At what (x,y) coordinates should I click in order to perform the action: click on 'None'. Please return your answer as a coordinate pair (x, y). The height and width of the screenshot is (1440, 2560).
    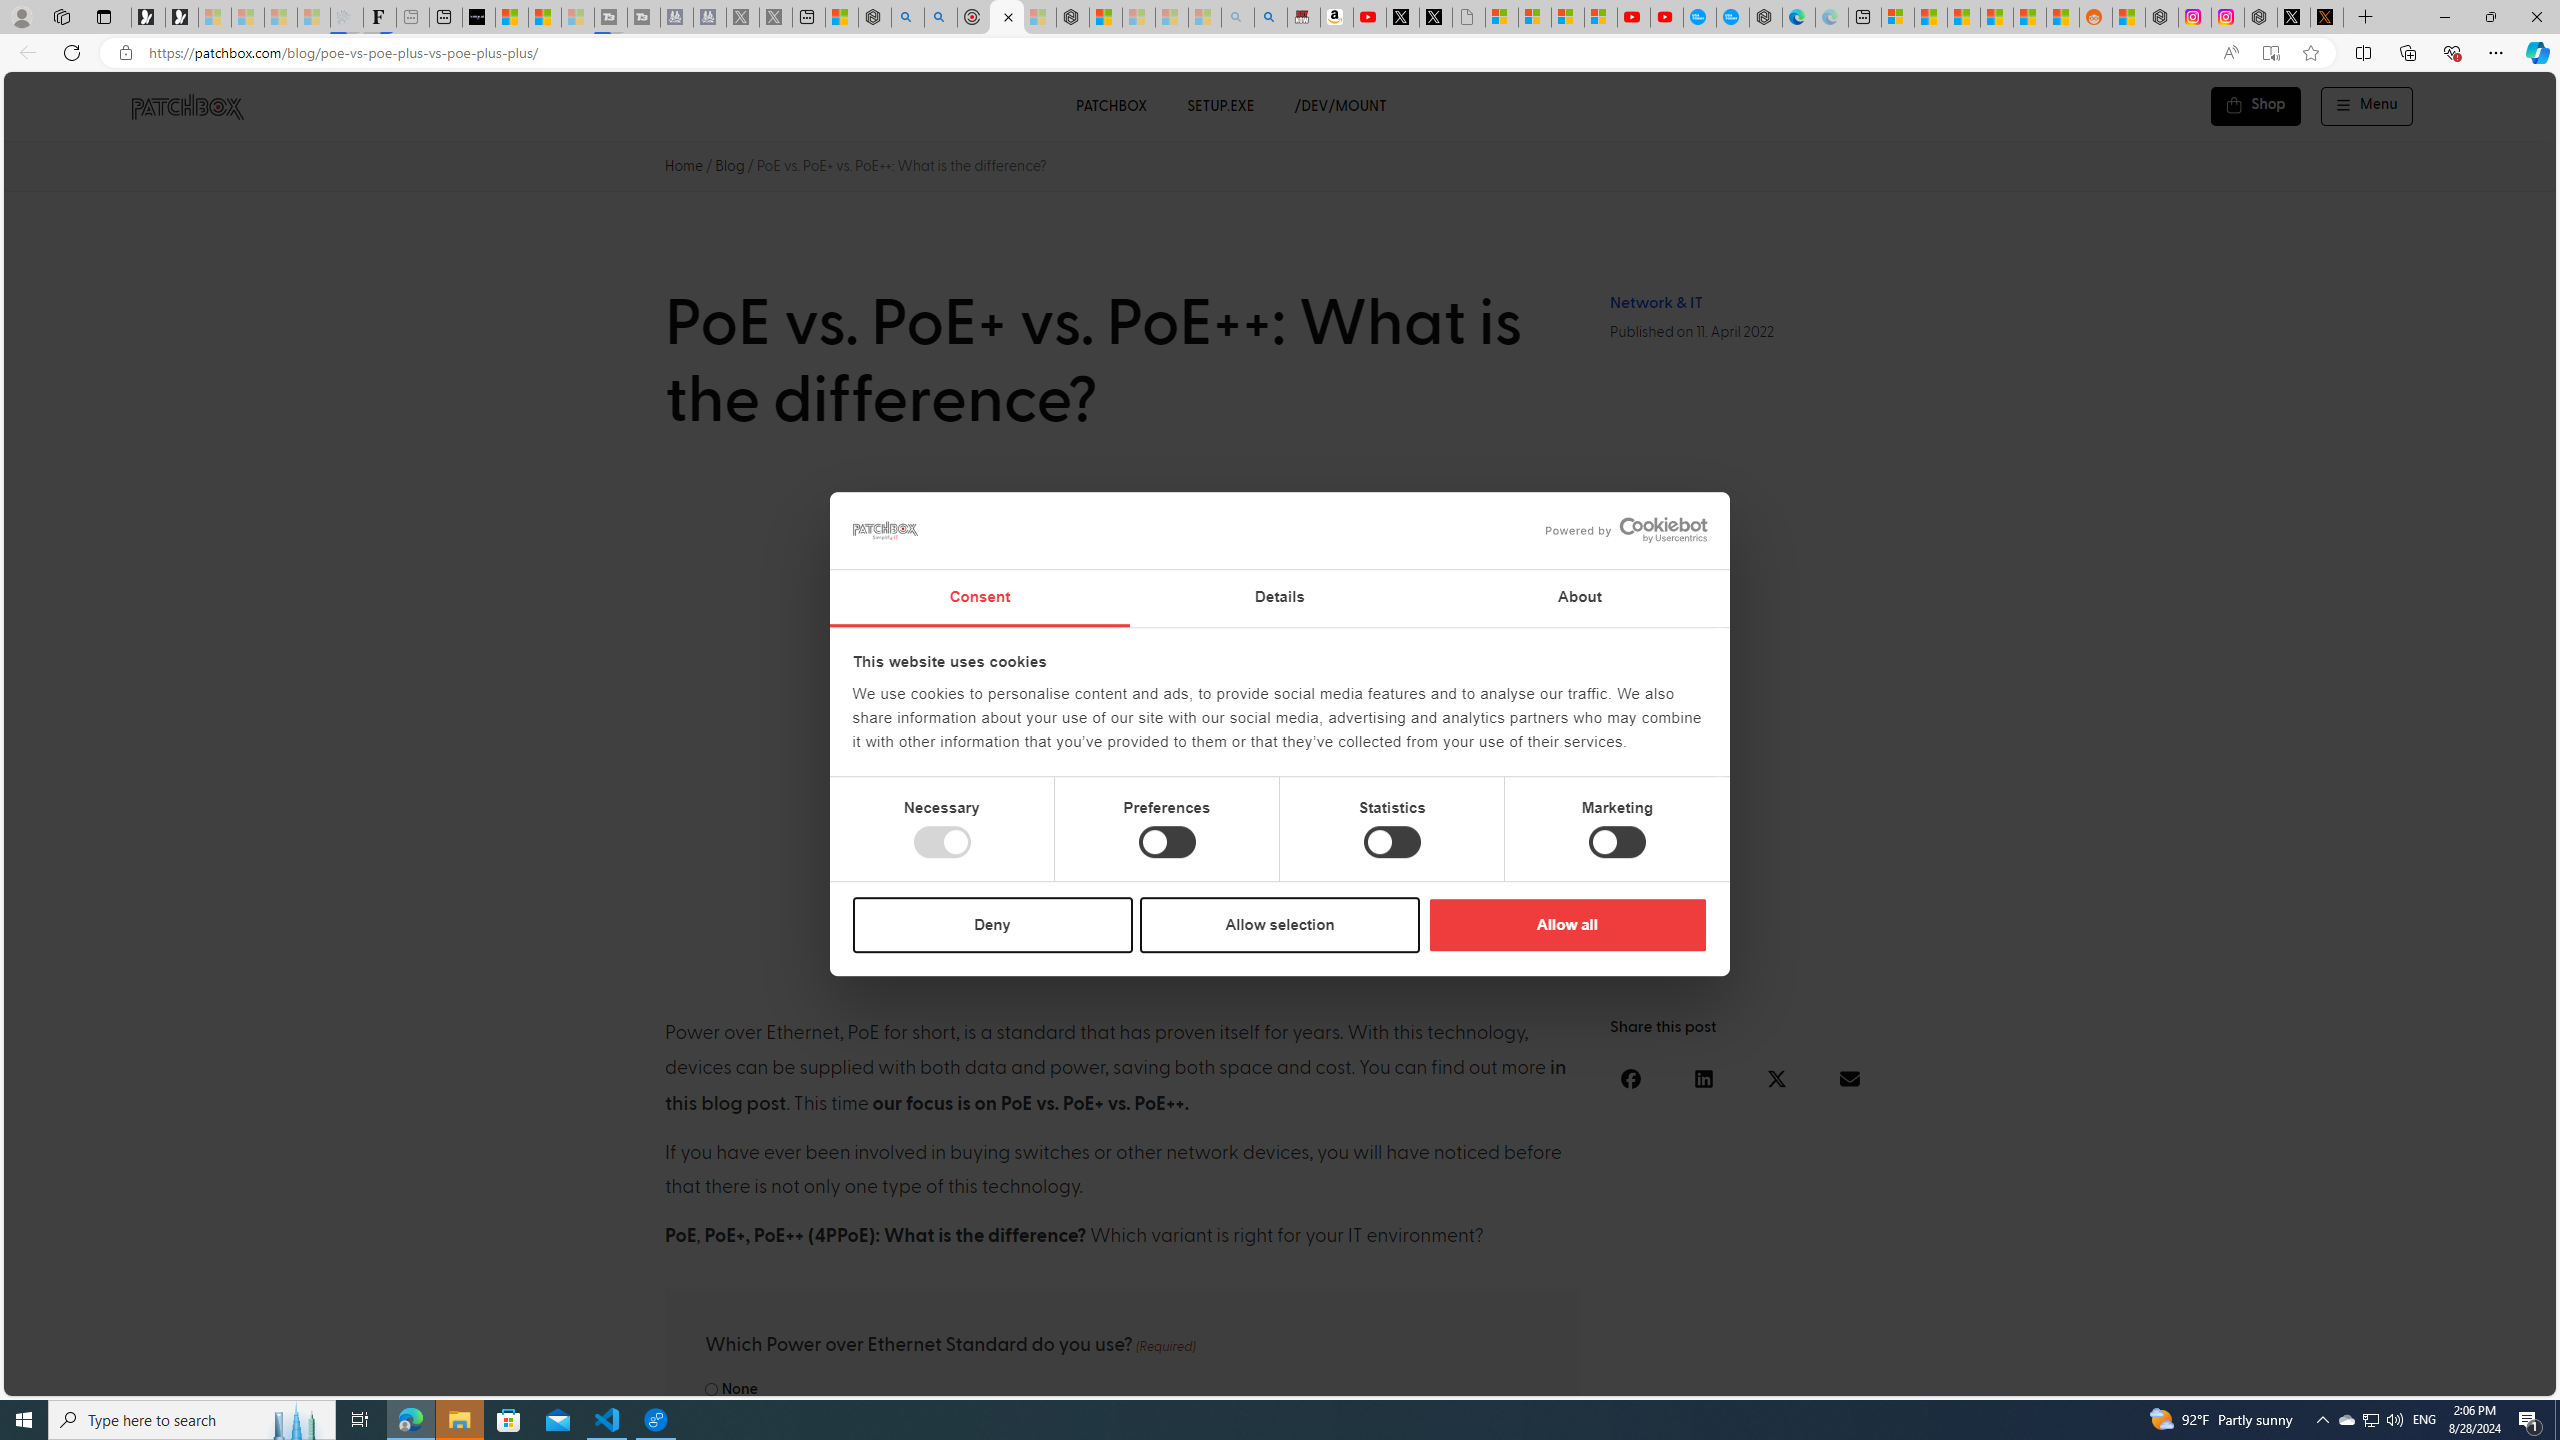
    Looking at the image, I should click on (709, 1389).